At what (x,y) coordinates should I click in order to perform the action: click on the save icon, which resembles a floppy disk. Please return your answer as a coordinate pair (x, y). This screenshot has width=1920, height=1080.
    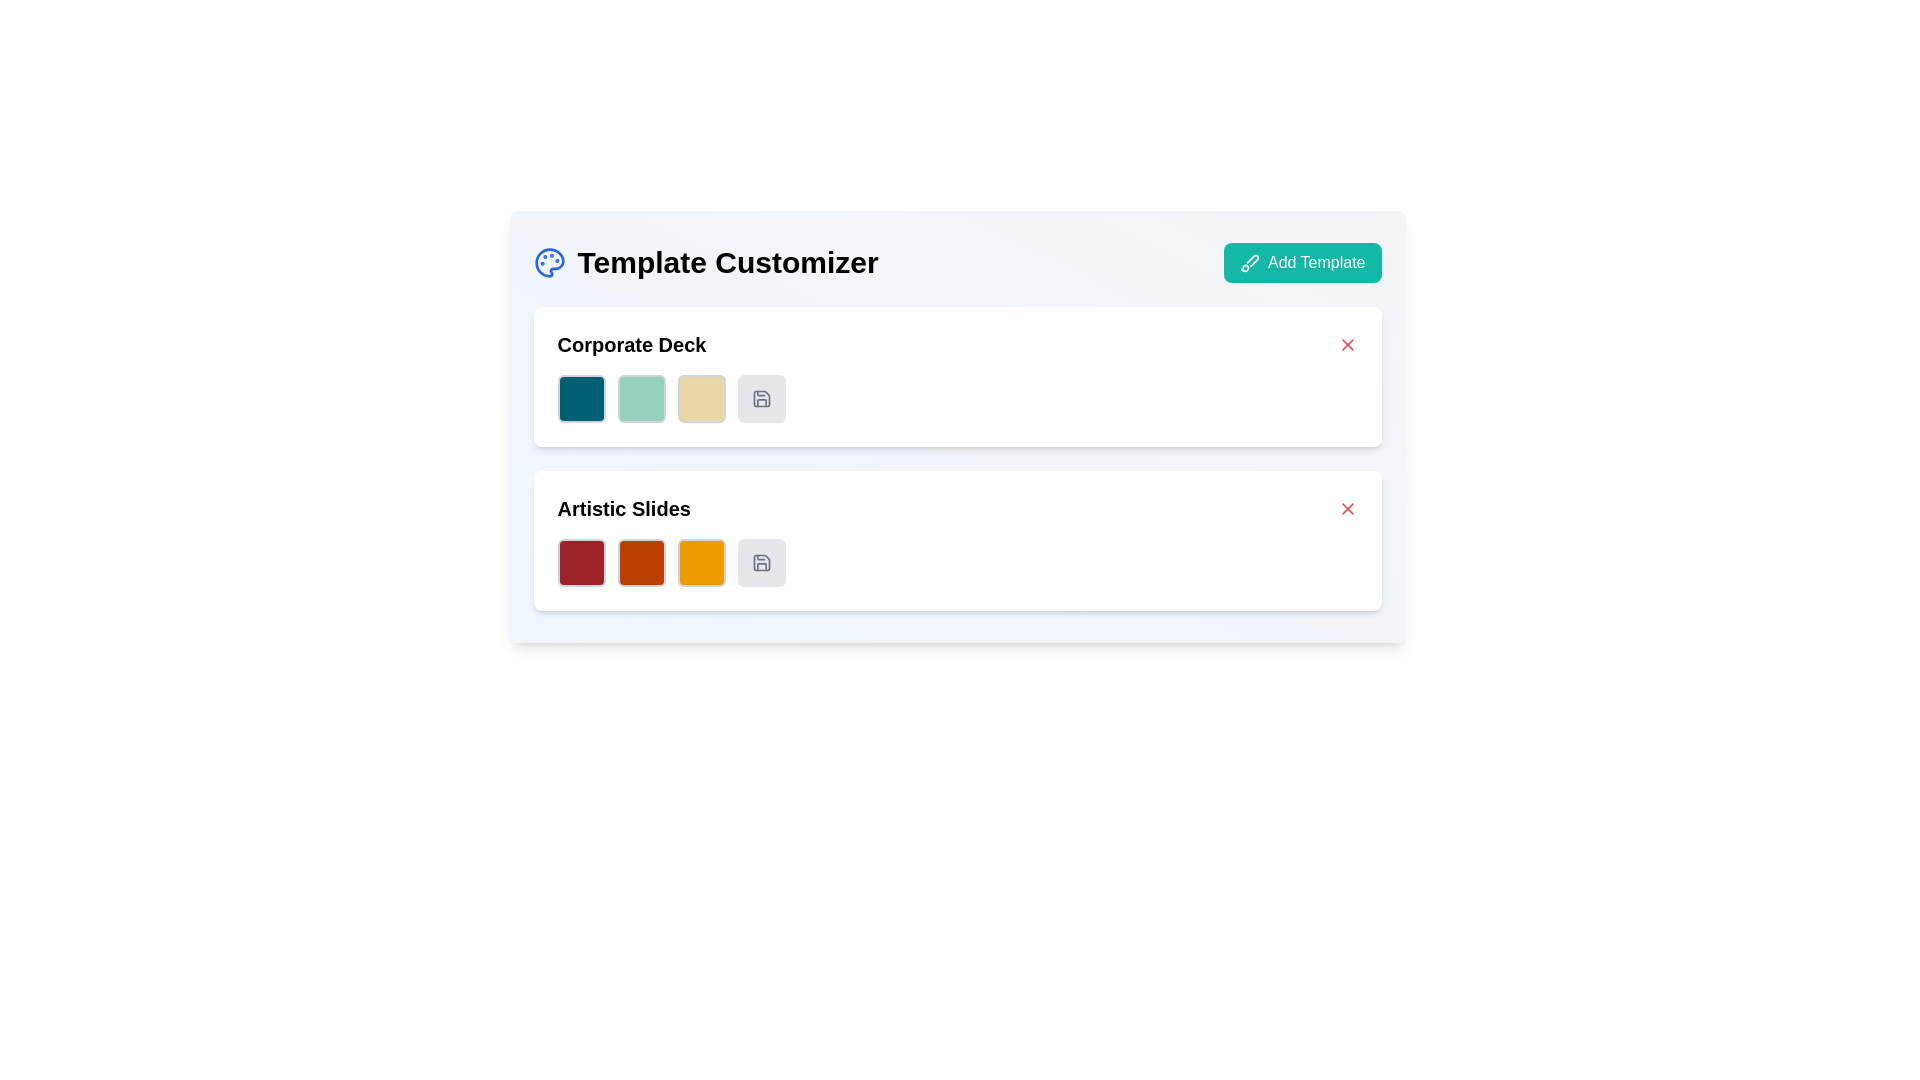
    Looking at the image, I should click on (760, 398).